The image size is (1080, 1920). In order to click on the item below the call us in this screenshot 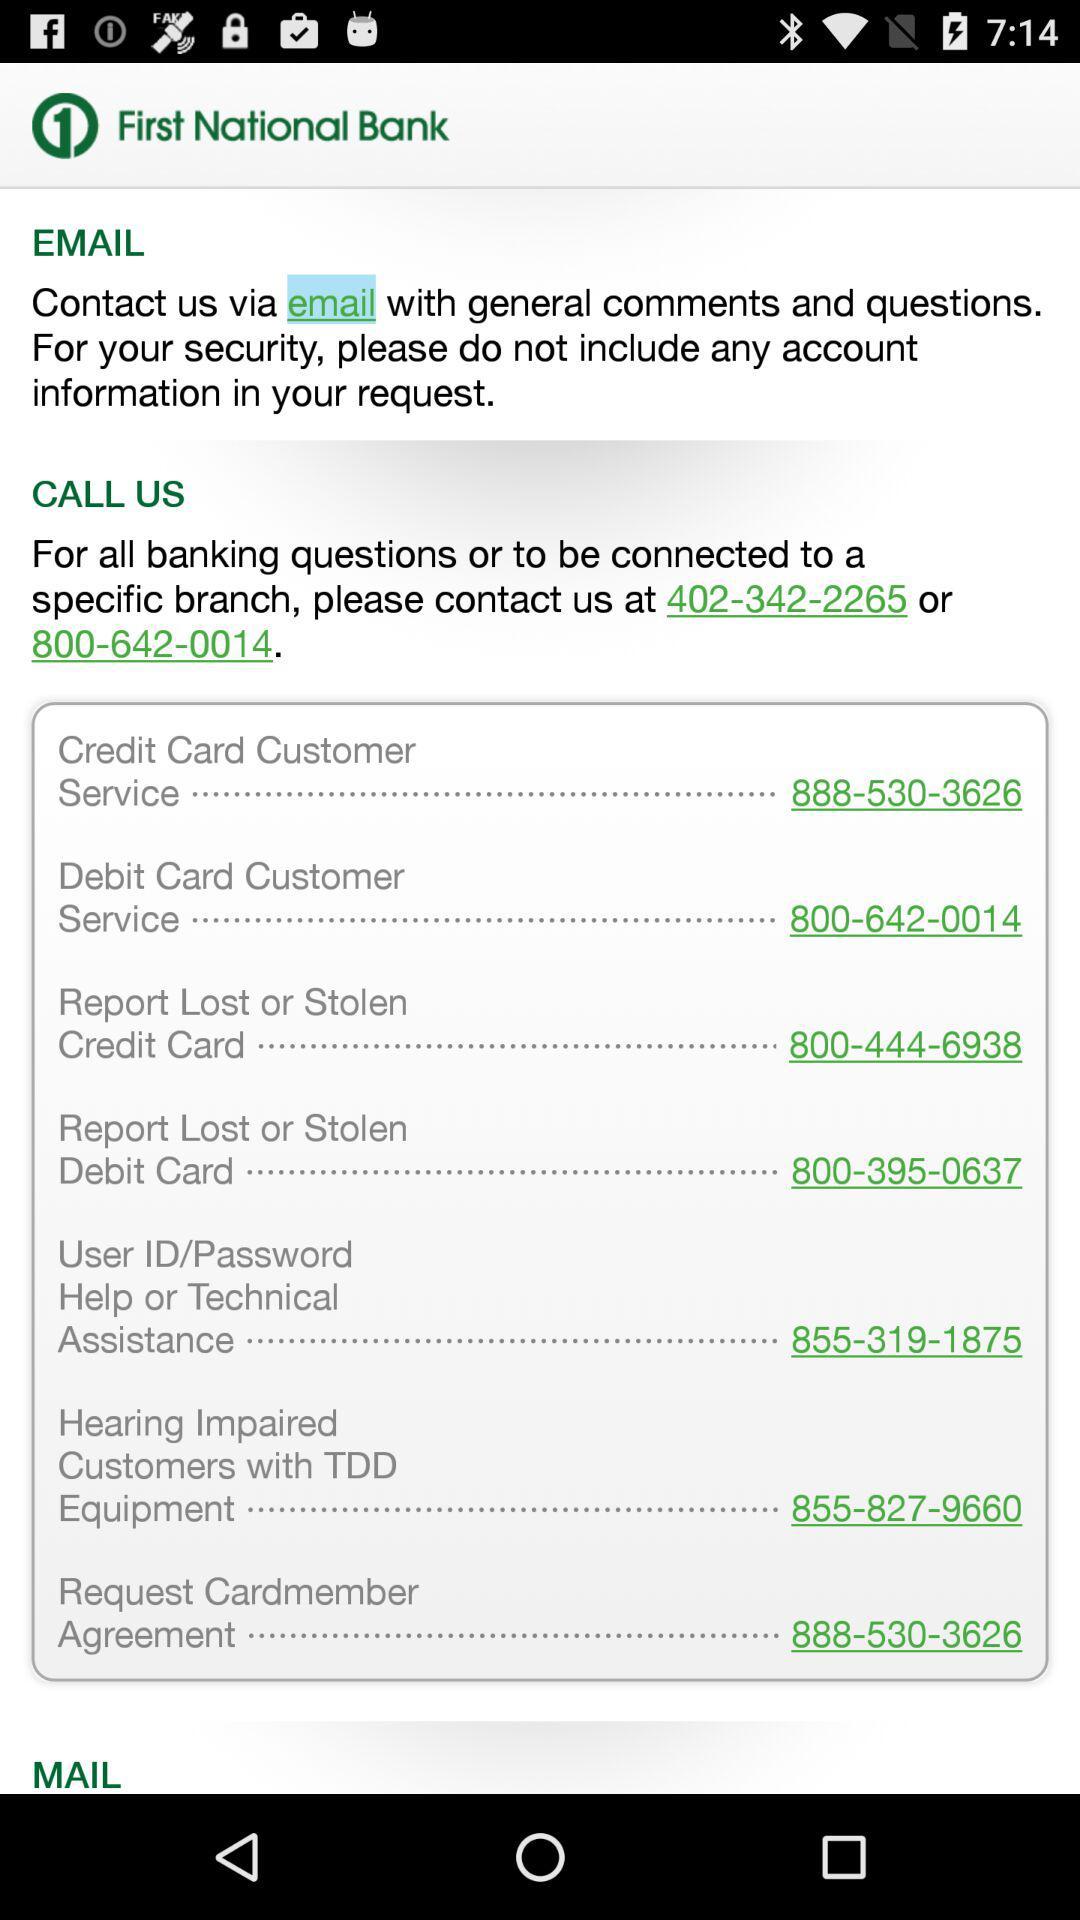, I will do `click(540, 597)`.